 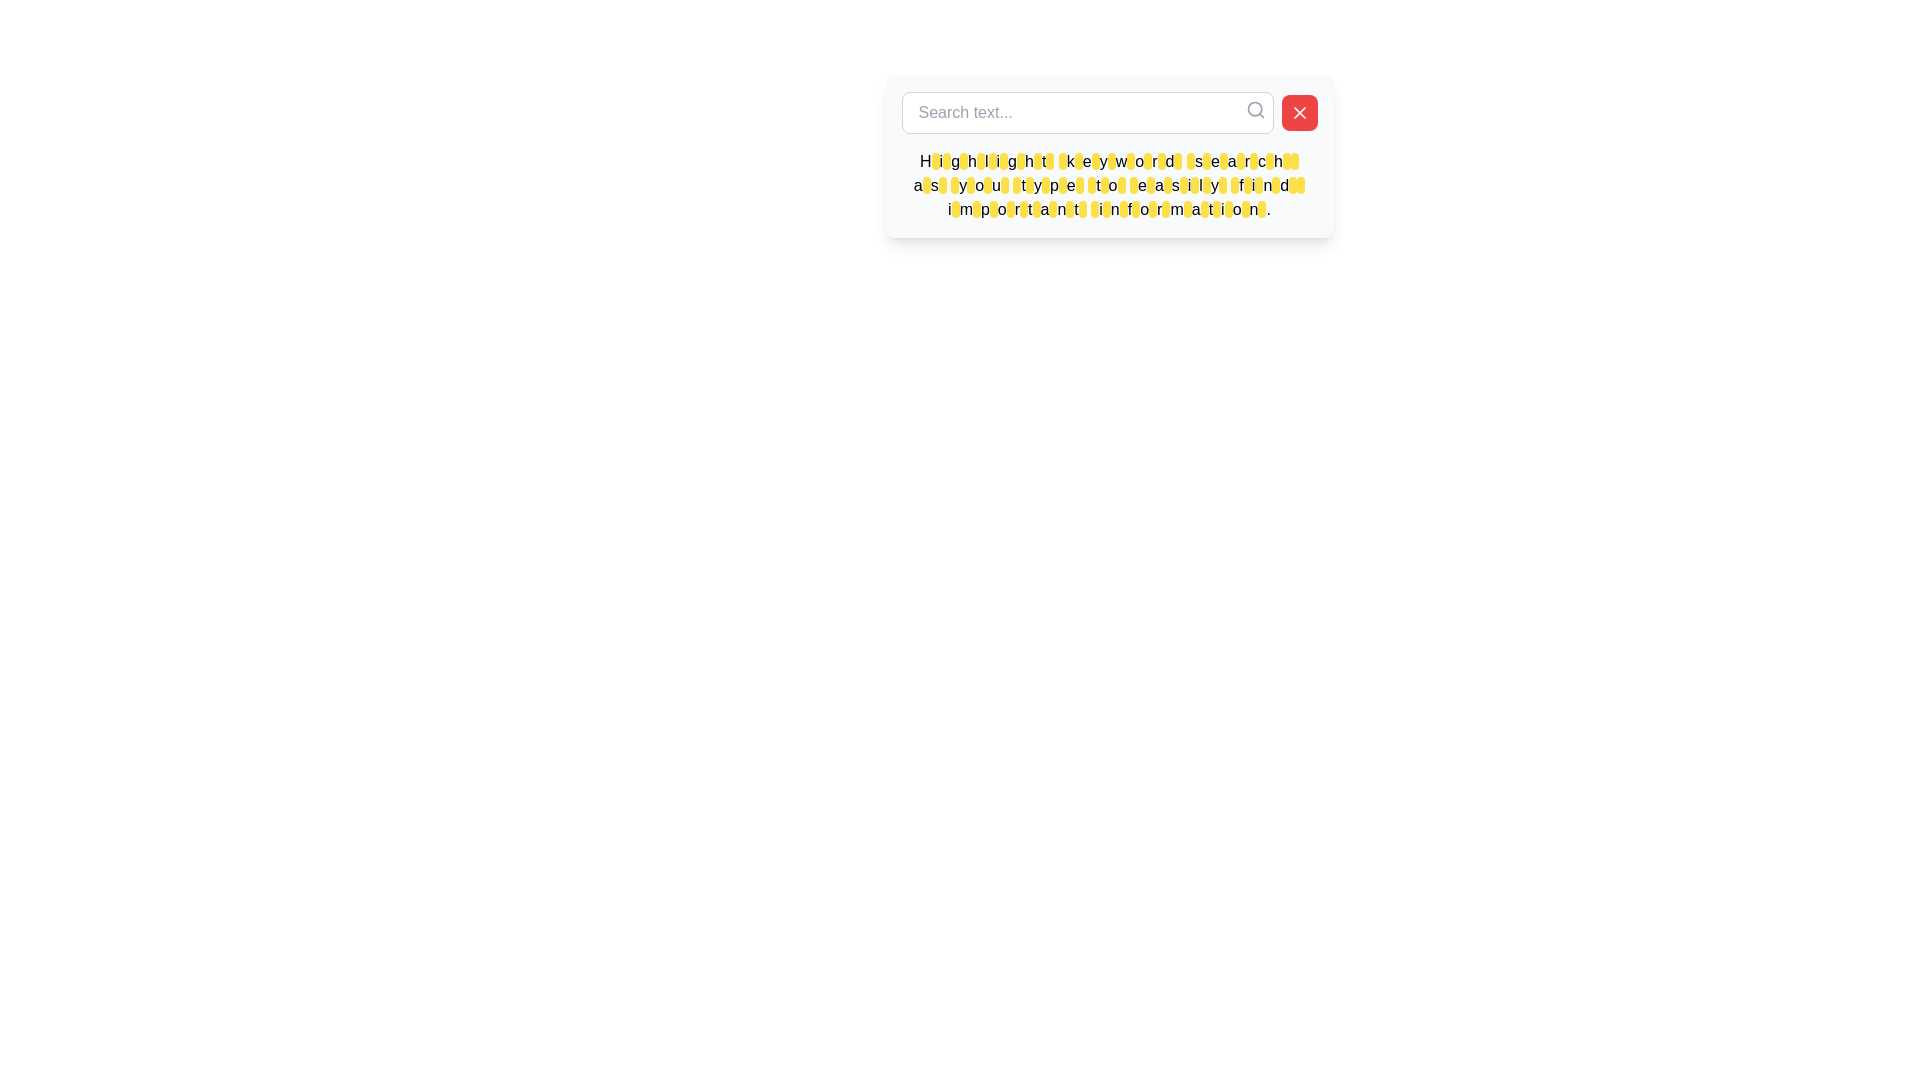 I want to click on the Highlight marker, a small yellow rectangle with rounded corners that appears near the end of the sentence 'Highlight keyword search as you type to easily find important information.', so click(x=1221, y=185).